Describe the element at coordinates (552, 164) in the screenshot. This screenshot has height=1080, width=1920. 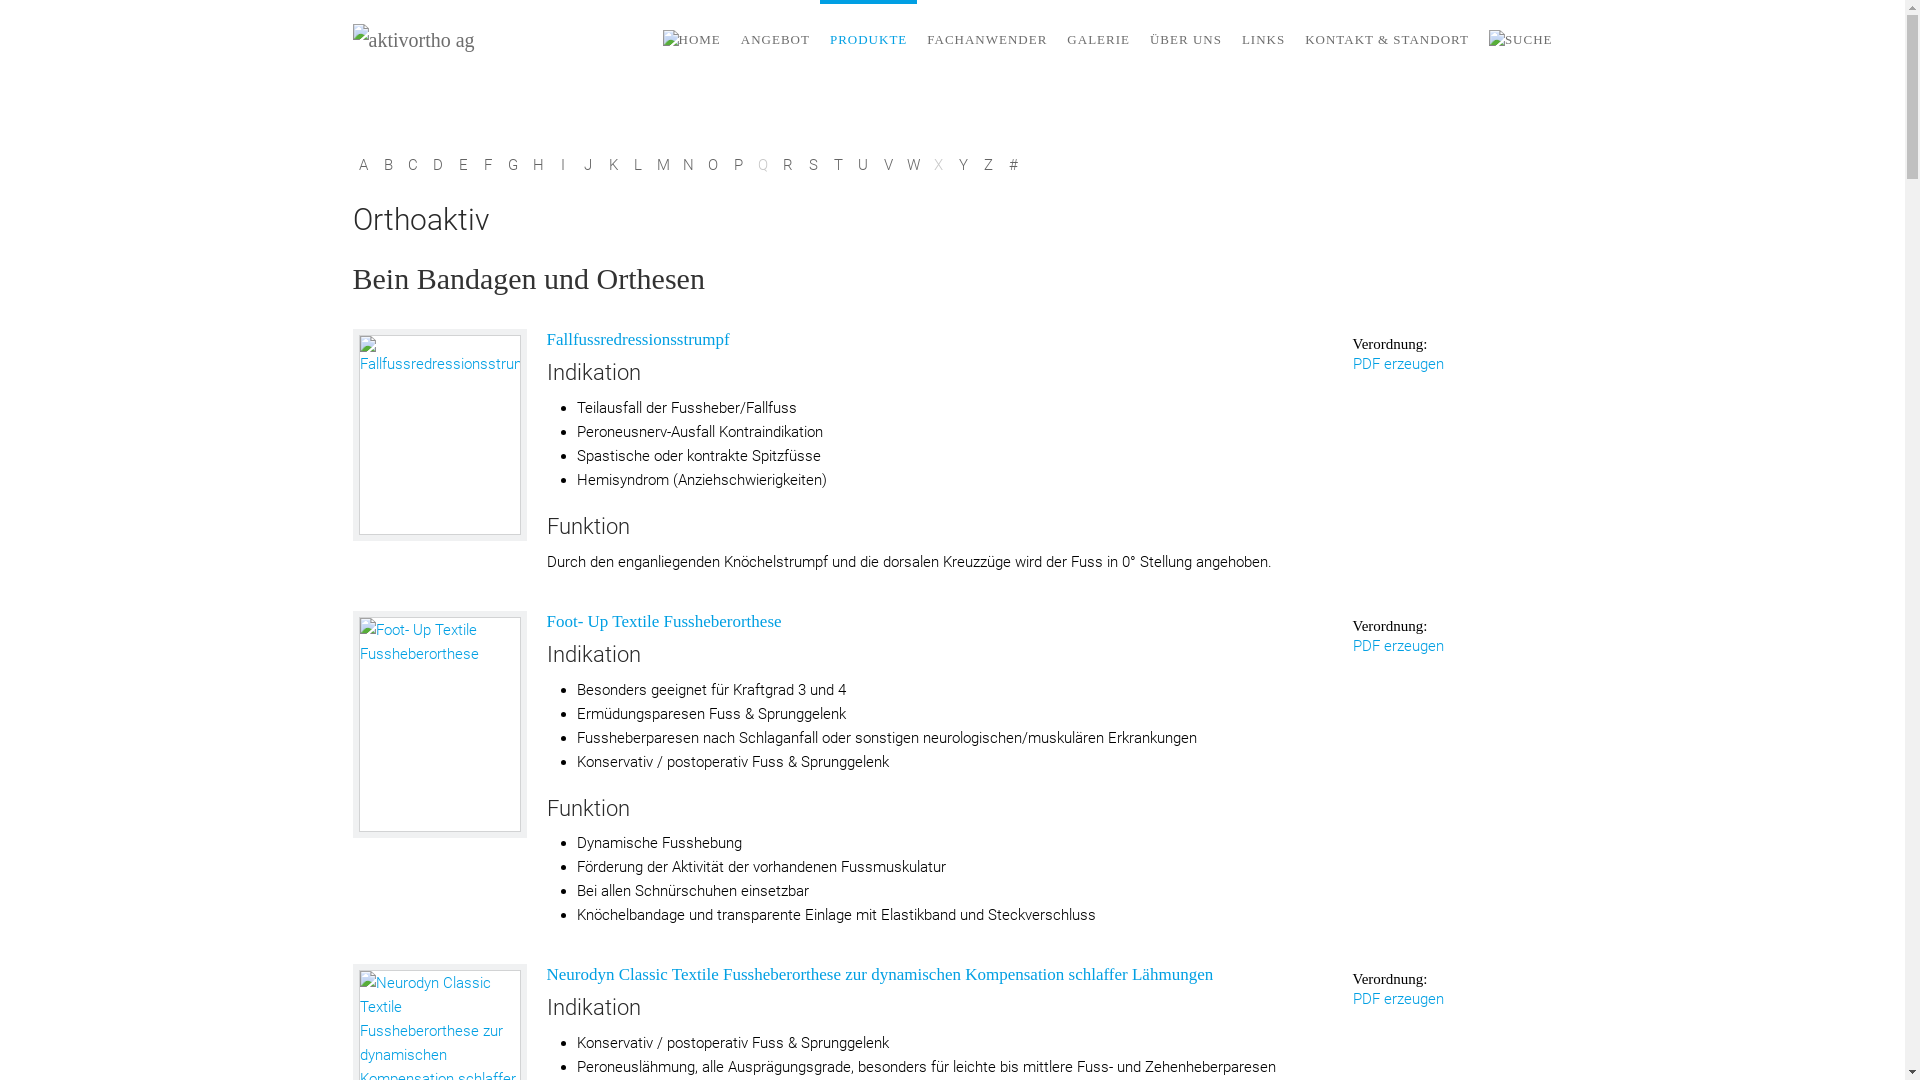
I see `'I'` at that location.